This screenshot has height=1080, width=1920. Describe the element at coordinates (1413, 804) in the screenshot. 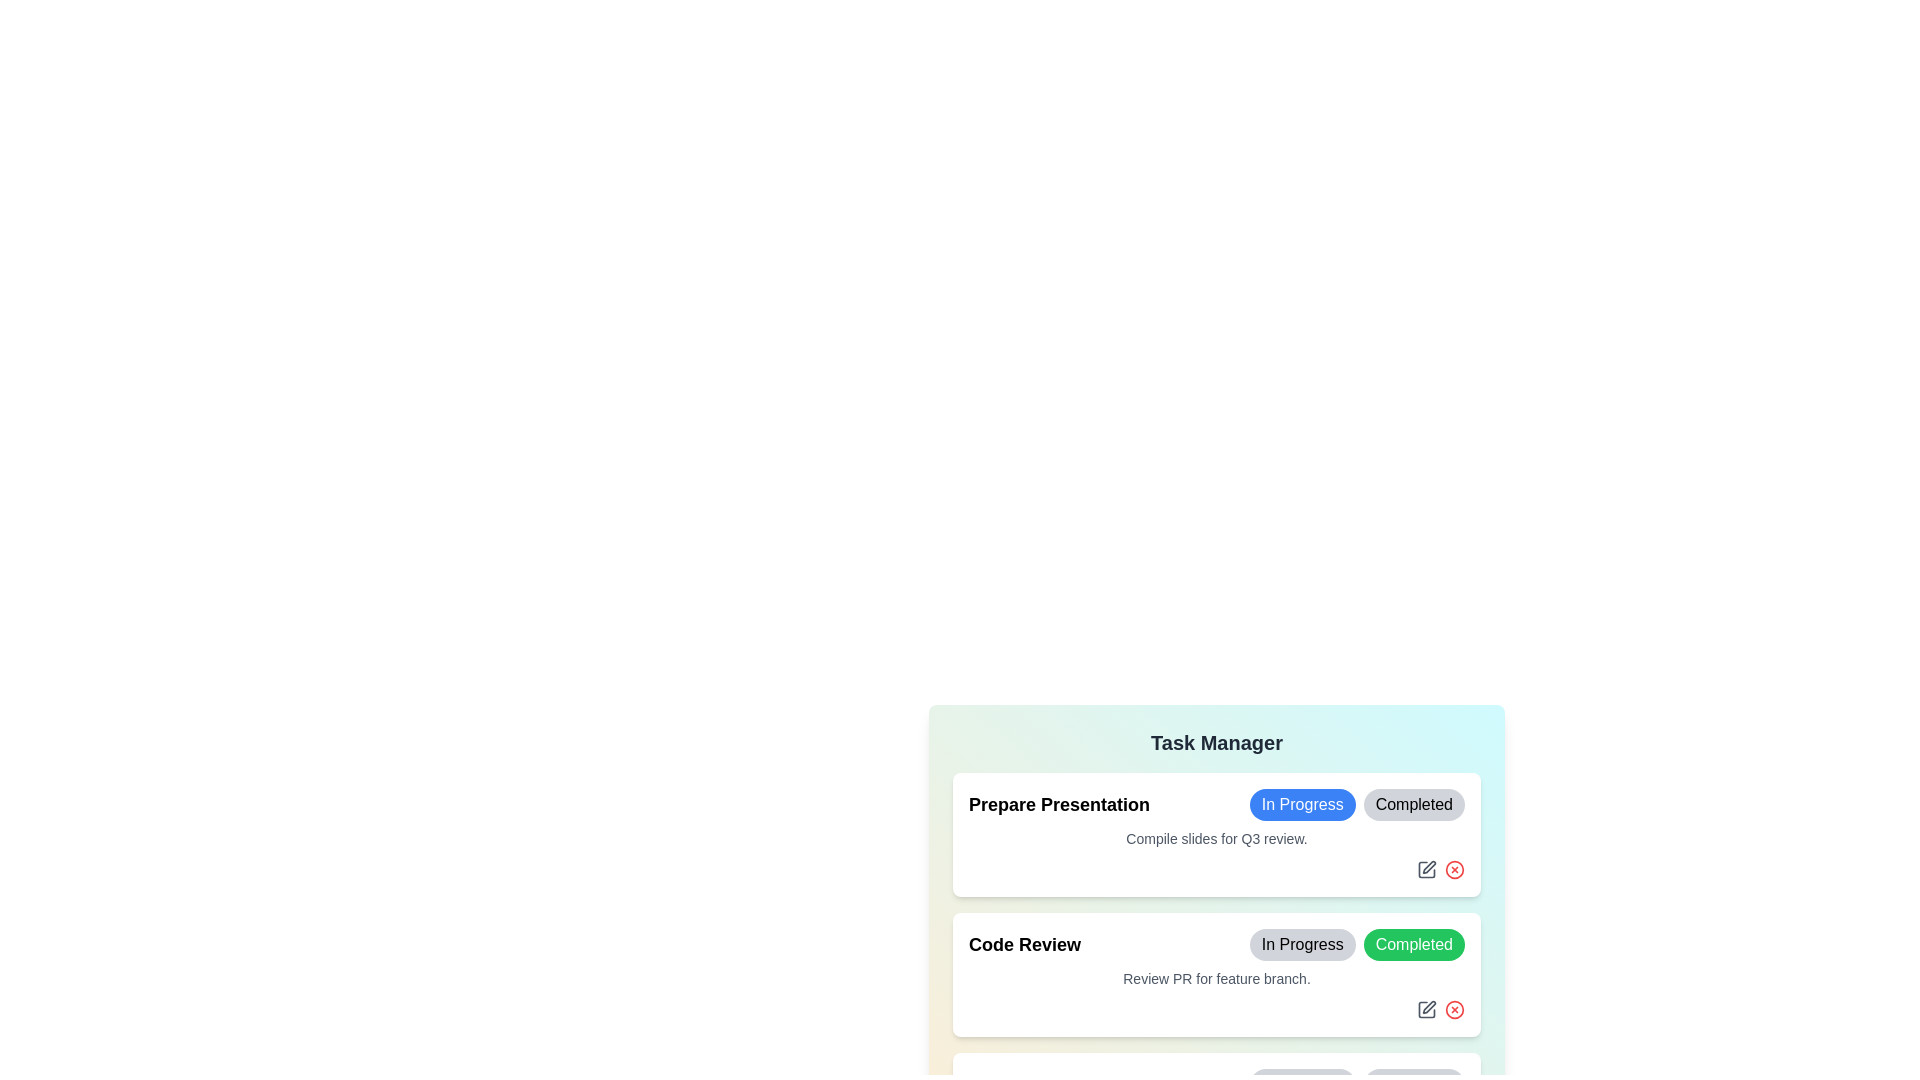

I see `'Completed' button for the task with title Prepare Presentation` at that location.